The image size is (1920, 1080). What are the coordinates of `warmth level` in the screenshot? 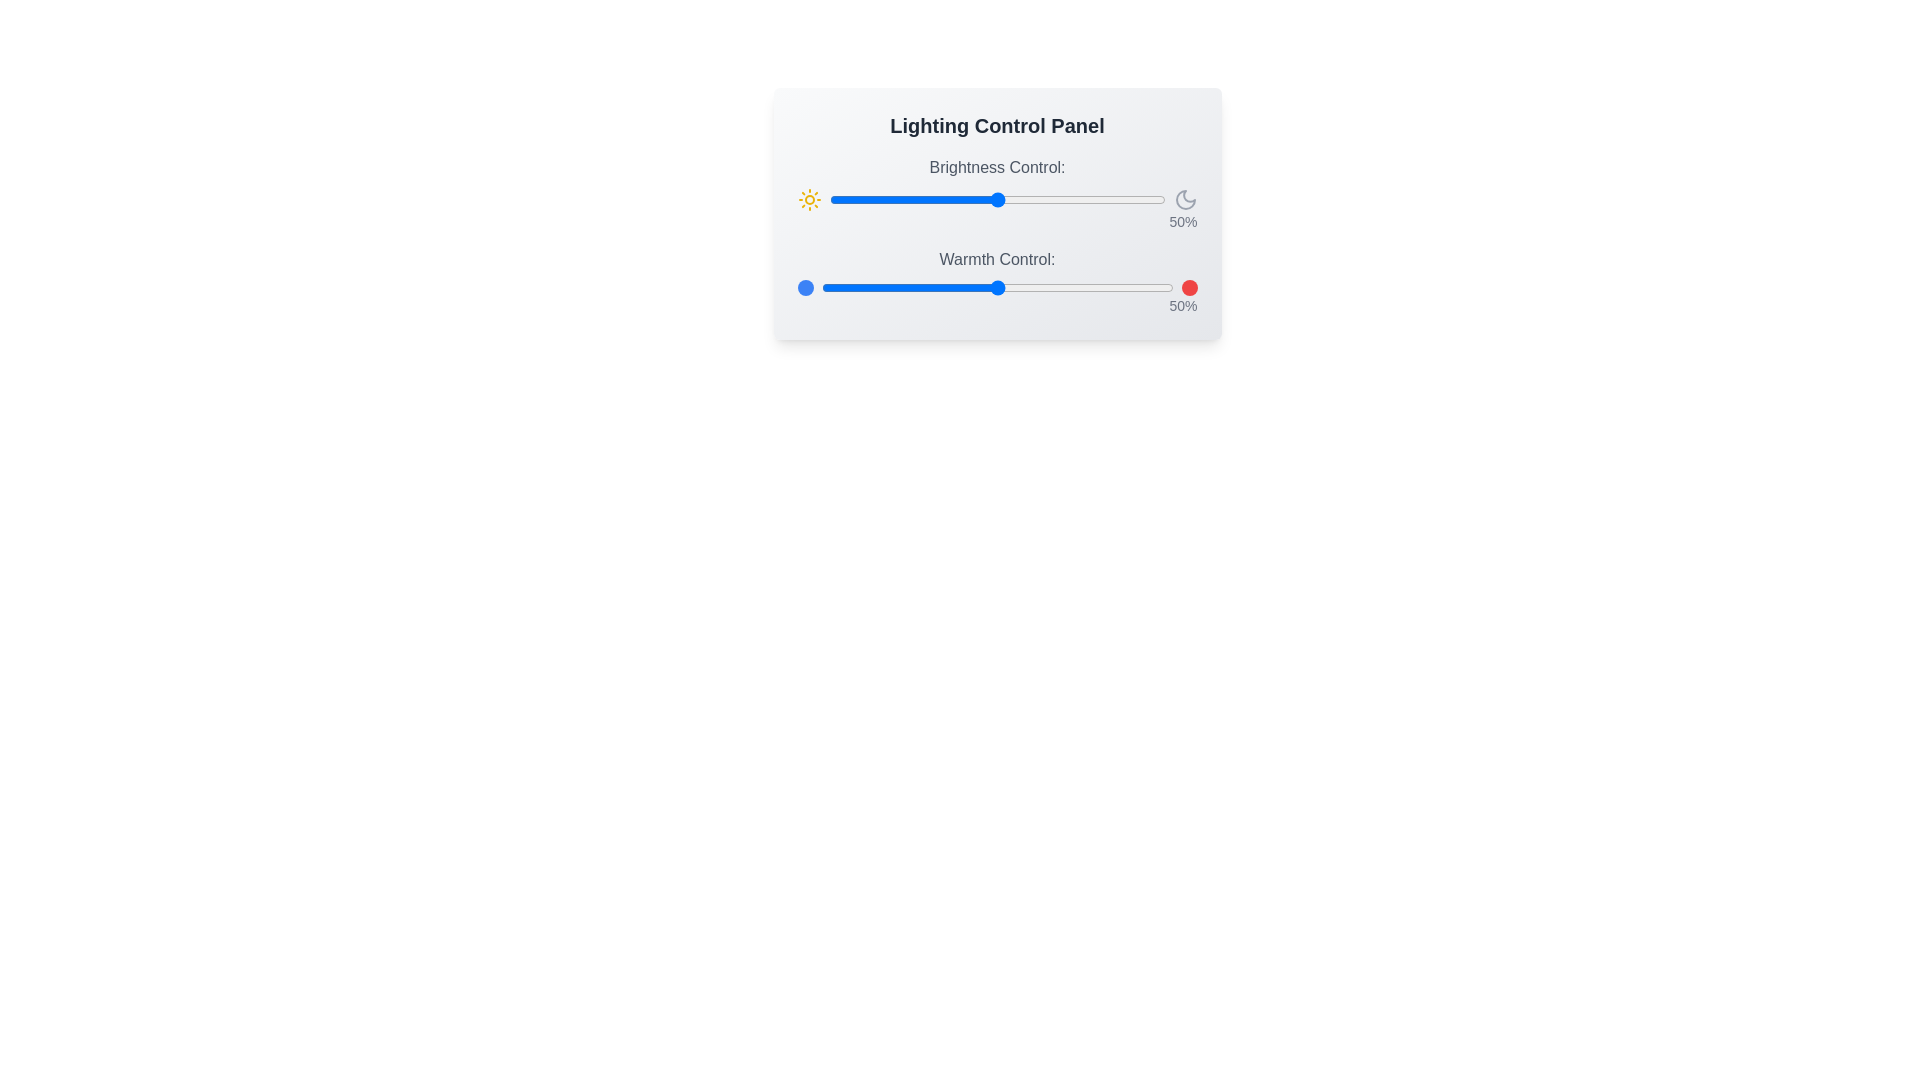 It's located at (890, 288).